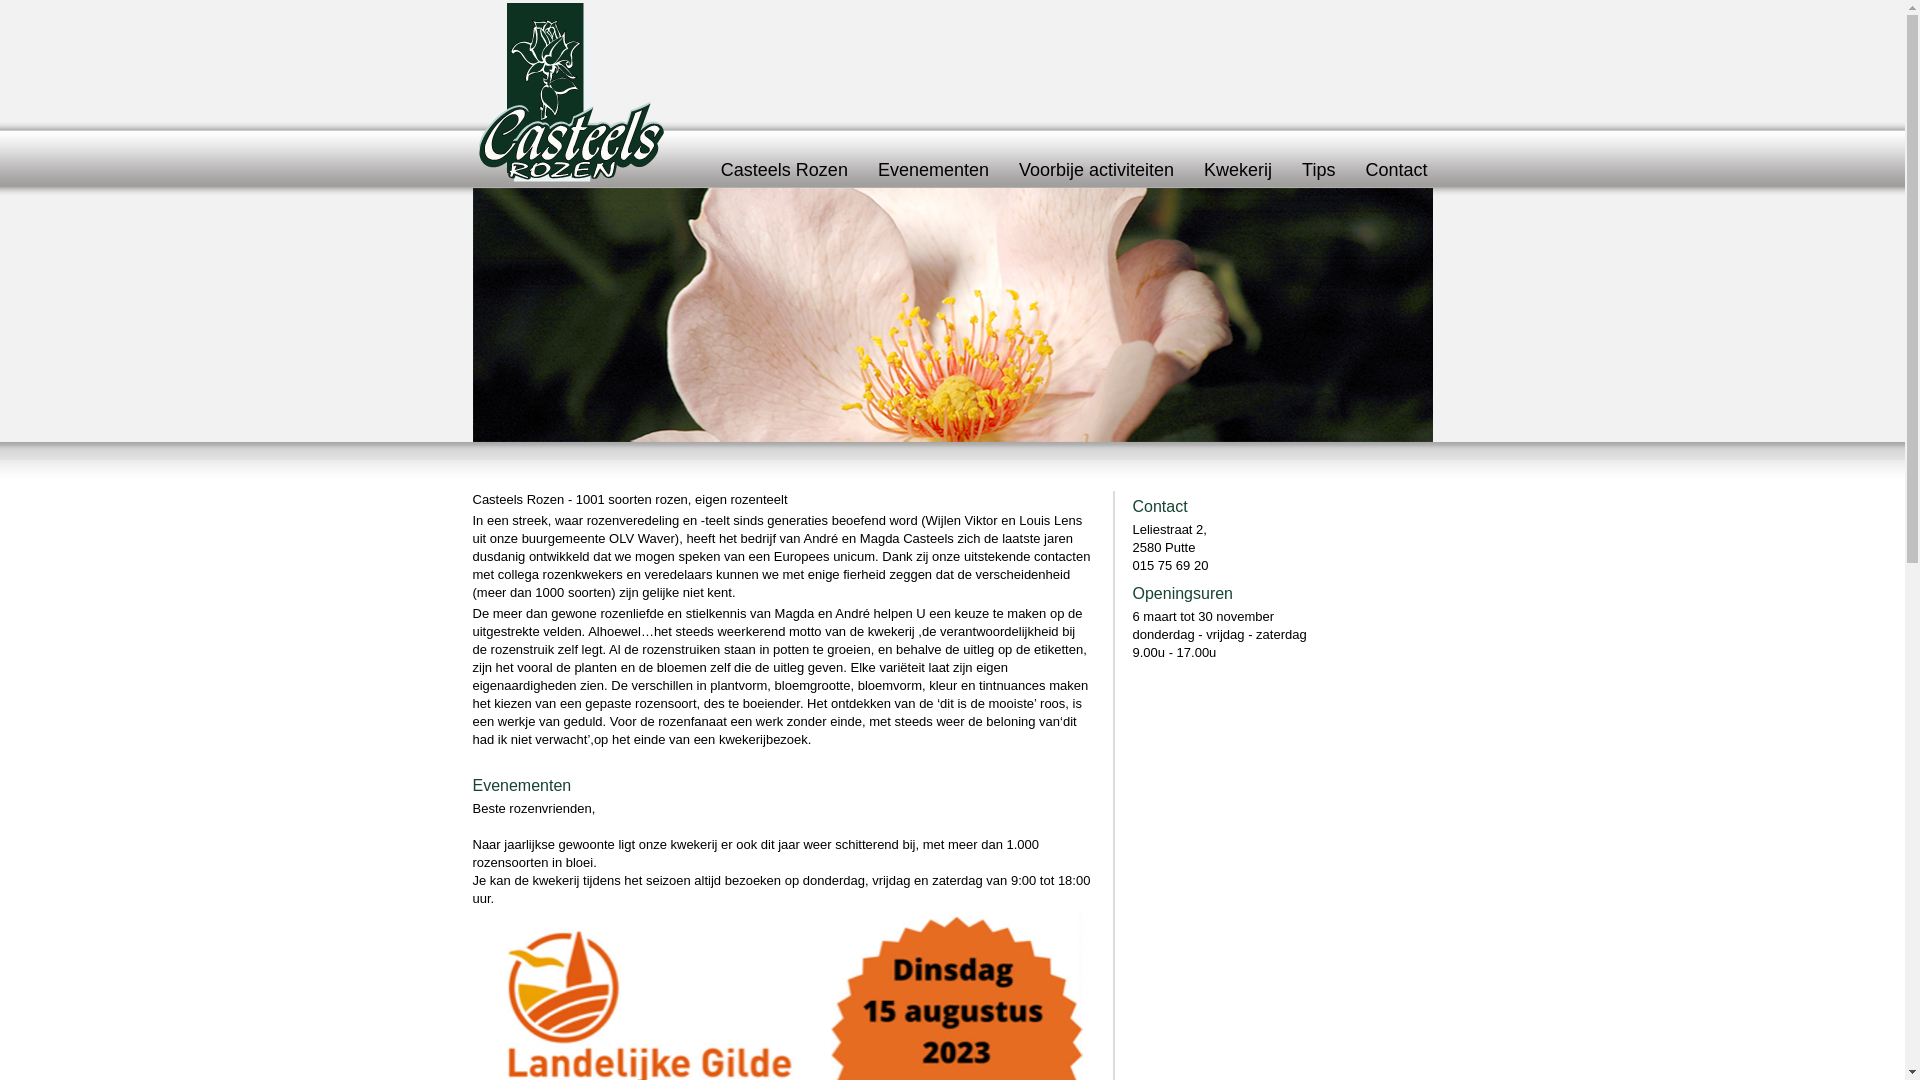 This screenshot has width=1920, height=1080. I want to click on 'Contact', so click(1395, 168).